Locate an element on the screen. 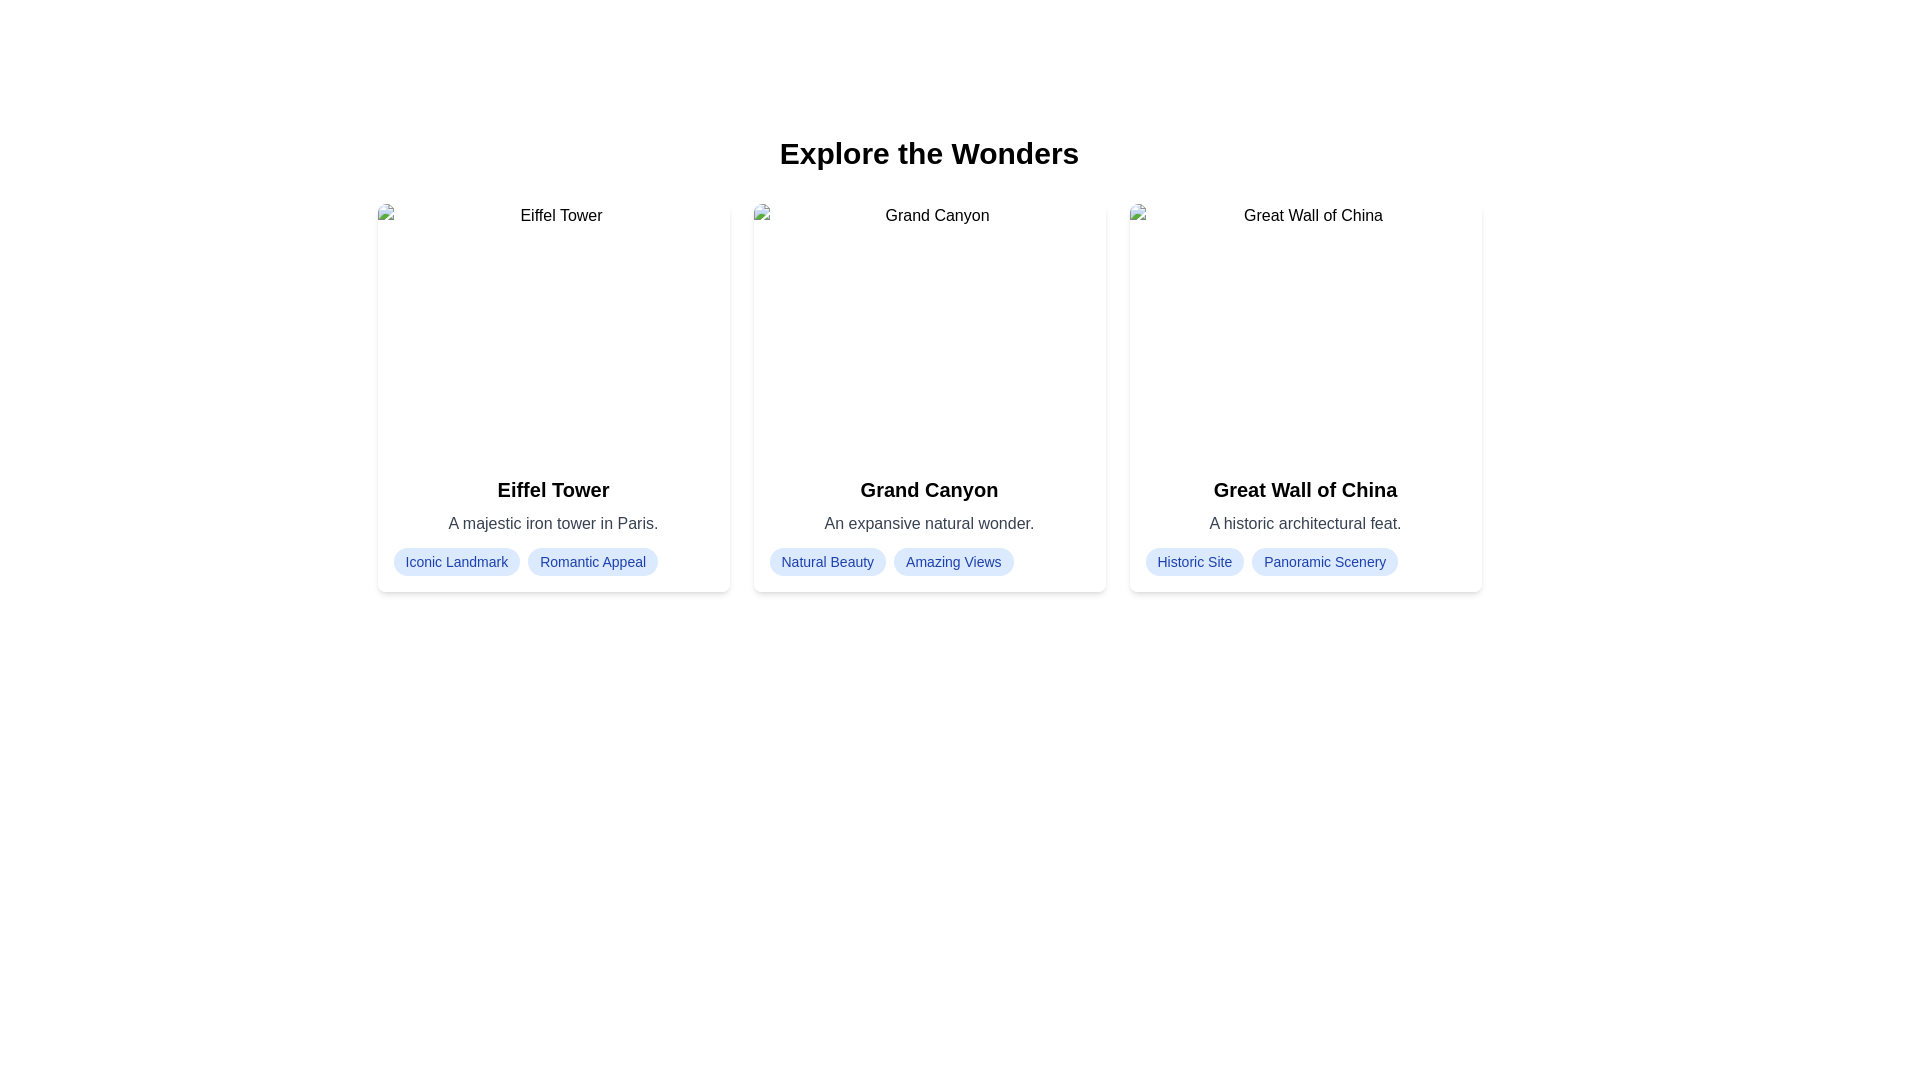  the text content of the 'Amazing Views' badge, which is the second tag below the 'Grand Canyon' description, located near the bottom-center of the section is located at coordinates (952, 562).